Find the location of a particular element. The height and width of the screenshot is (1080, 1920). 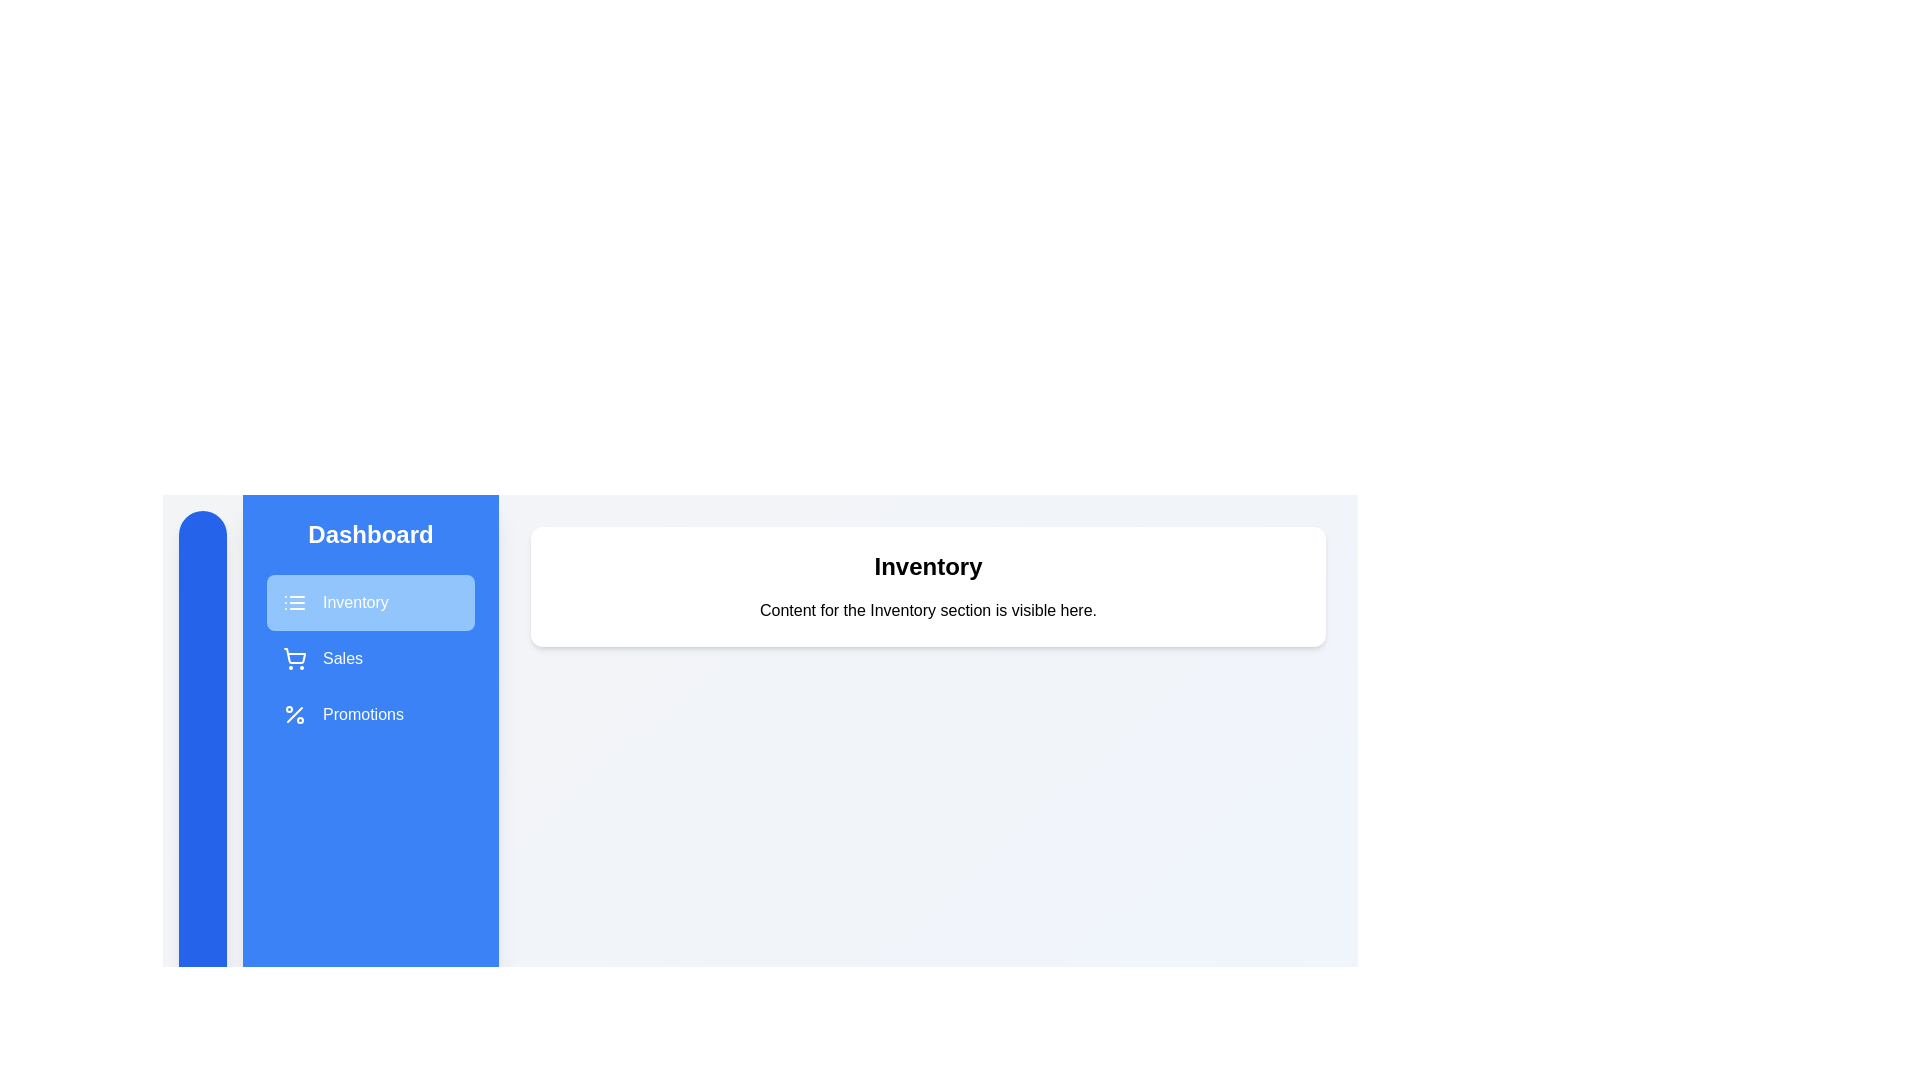

the sidebar item Promotions is located at coordinates (370, 713).